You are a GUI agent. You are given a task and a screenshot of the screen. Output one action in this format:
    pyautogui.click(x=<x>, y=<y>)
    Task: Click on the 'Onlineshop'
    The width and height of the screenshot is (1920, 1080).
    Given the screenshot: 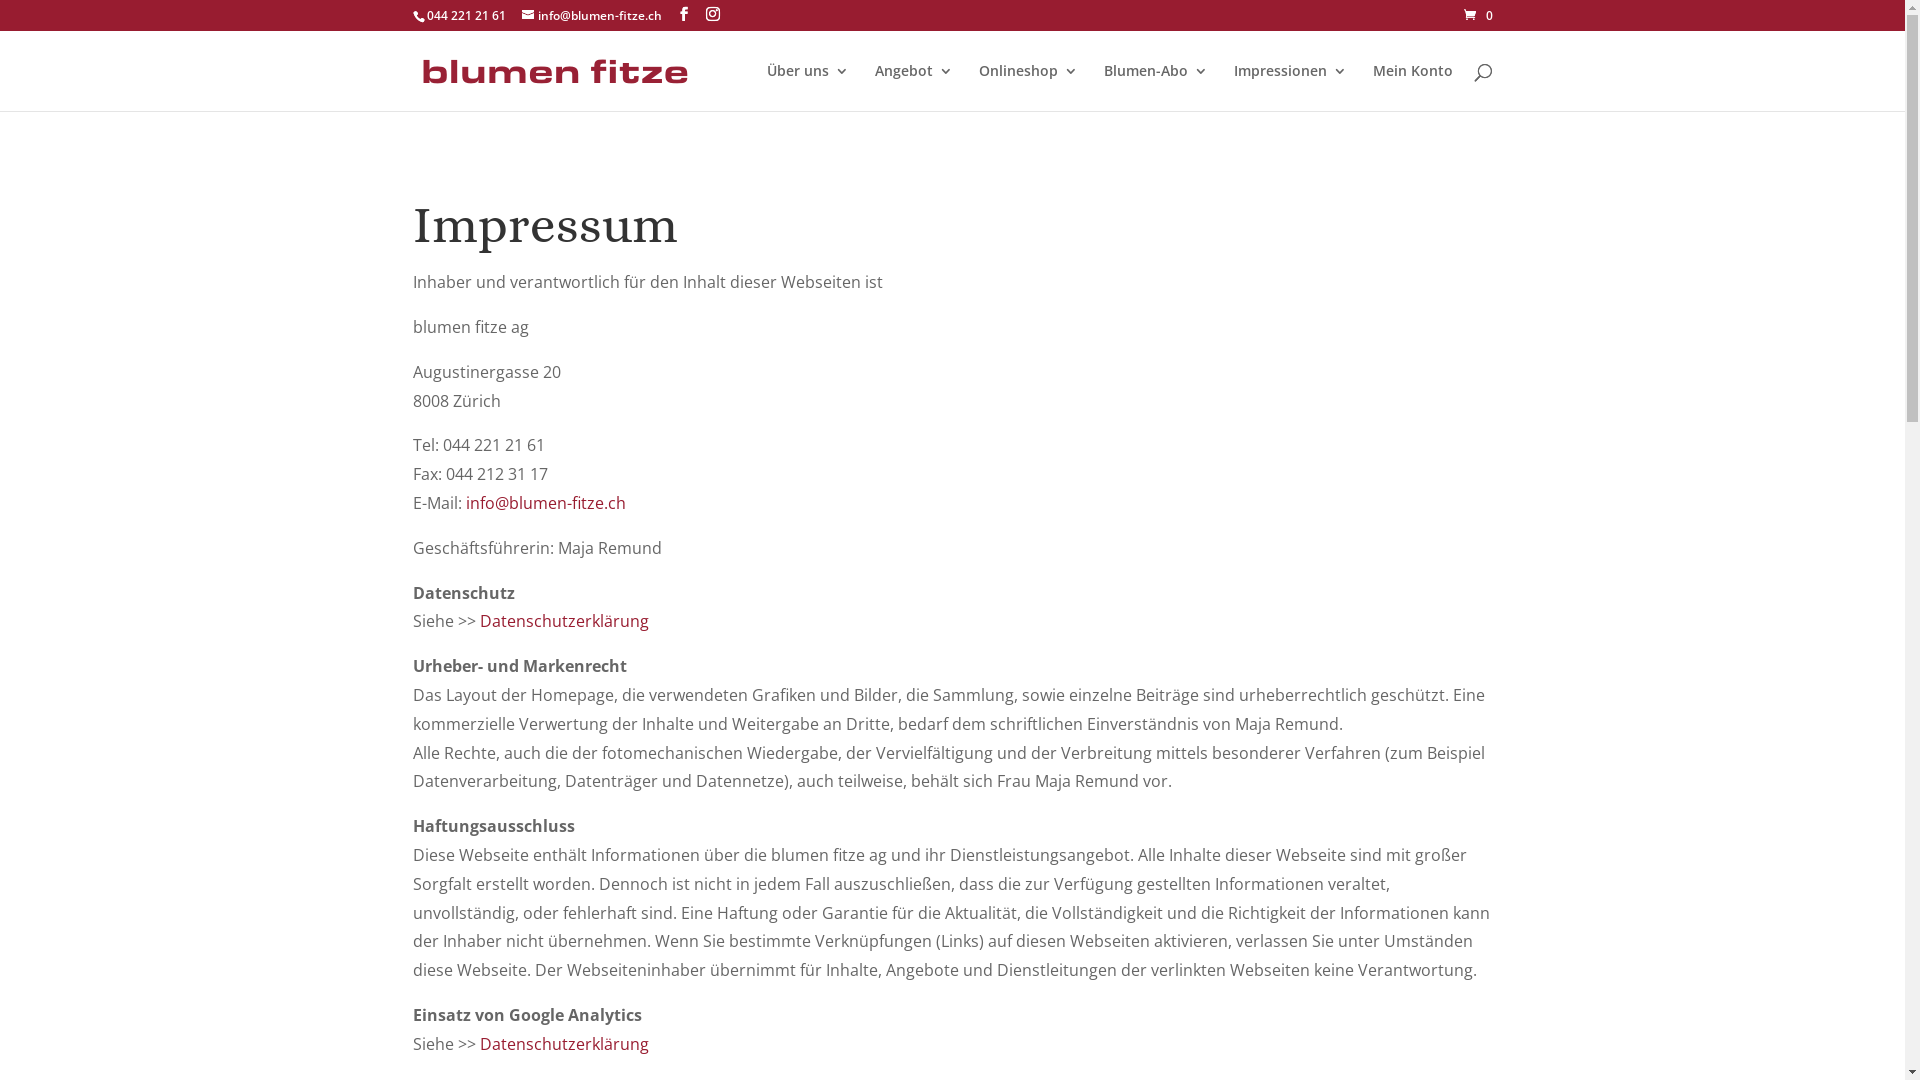 What is the action you would take?
    pyautogui.click(x=978, y=86)
    